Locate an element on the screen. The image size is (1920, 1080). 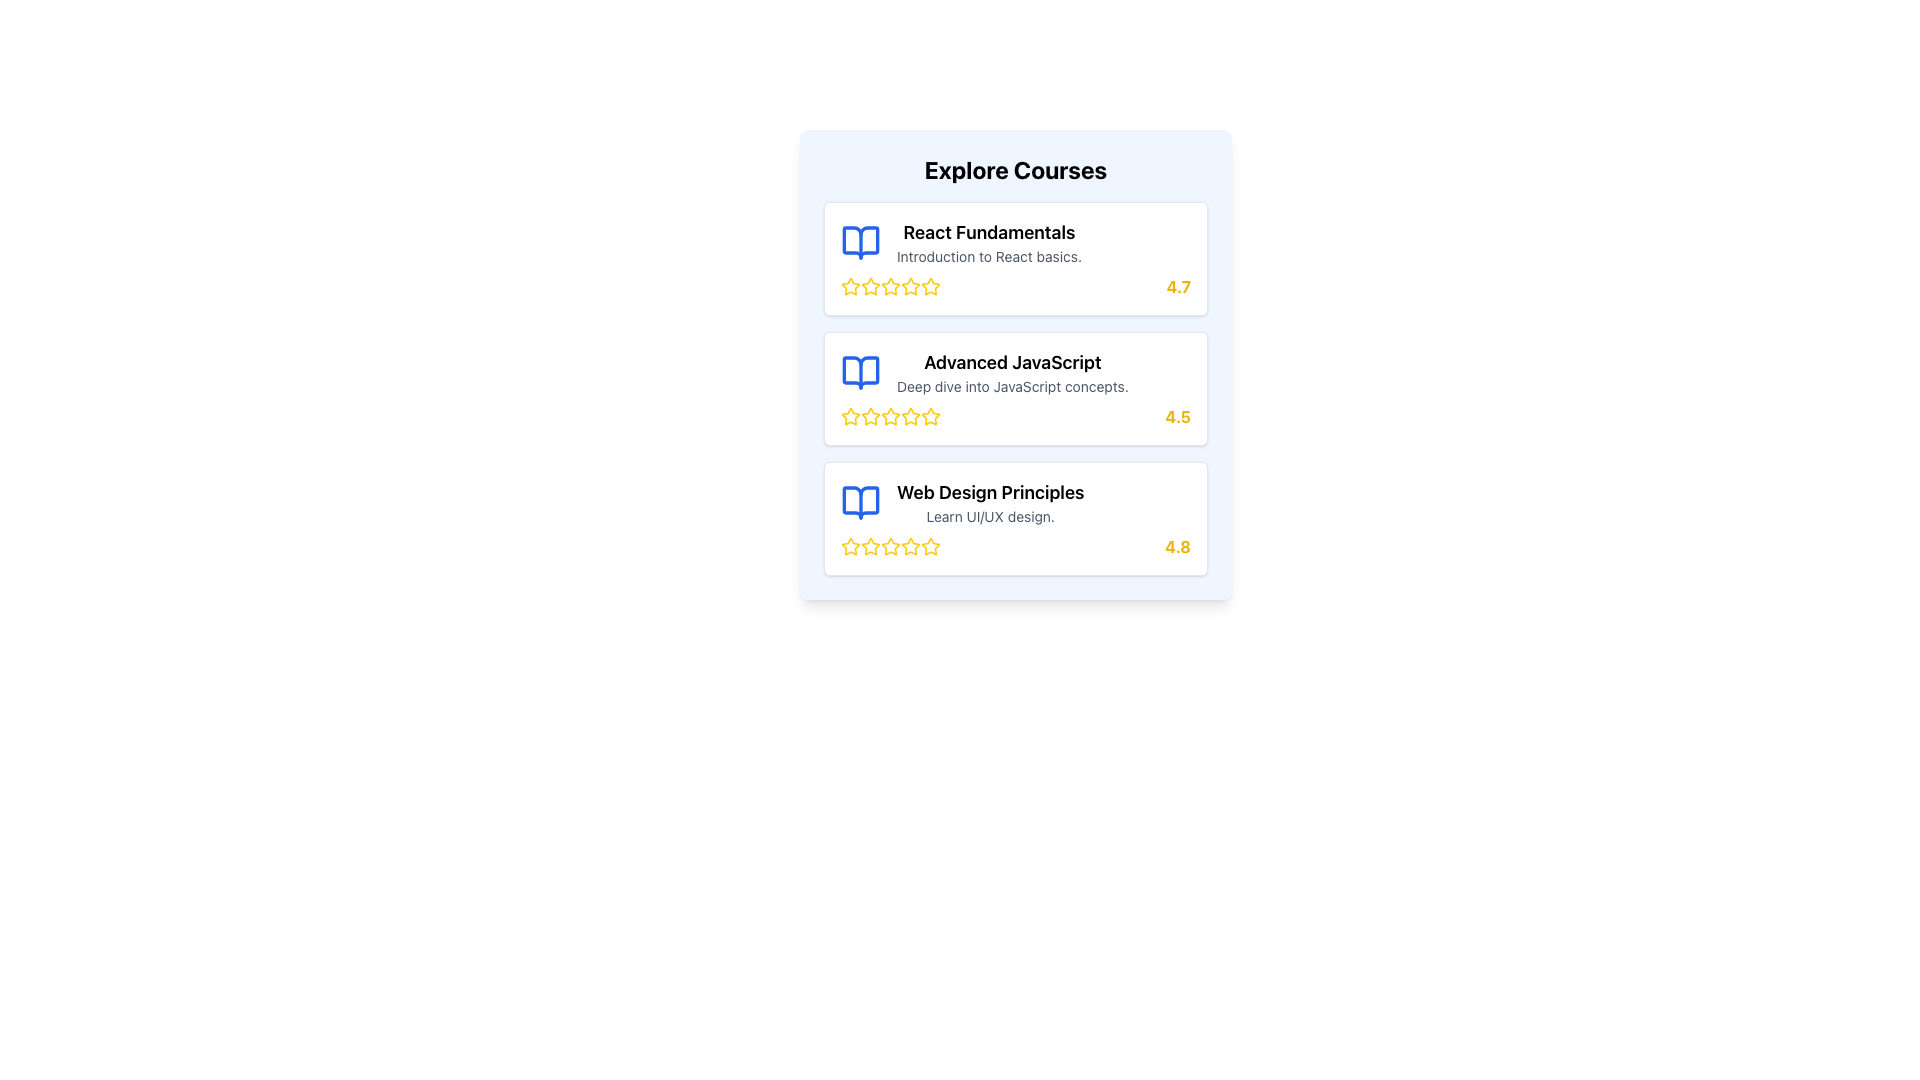
the blue open book icon that represents the 'Advanced JavaScript' entry, positioned to the left of the text within the entry is located at coordinates (860, 373).